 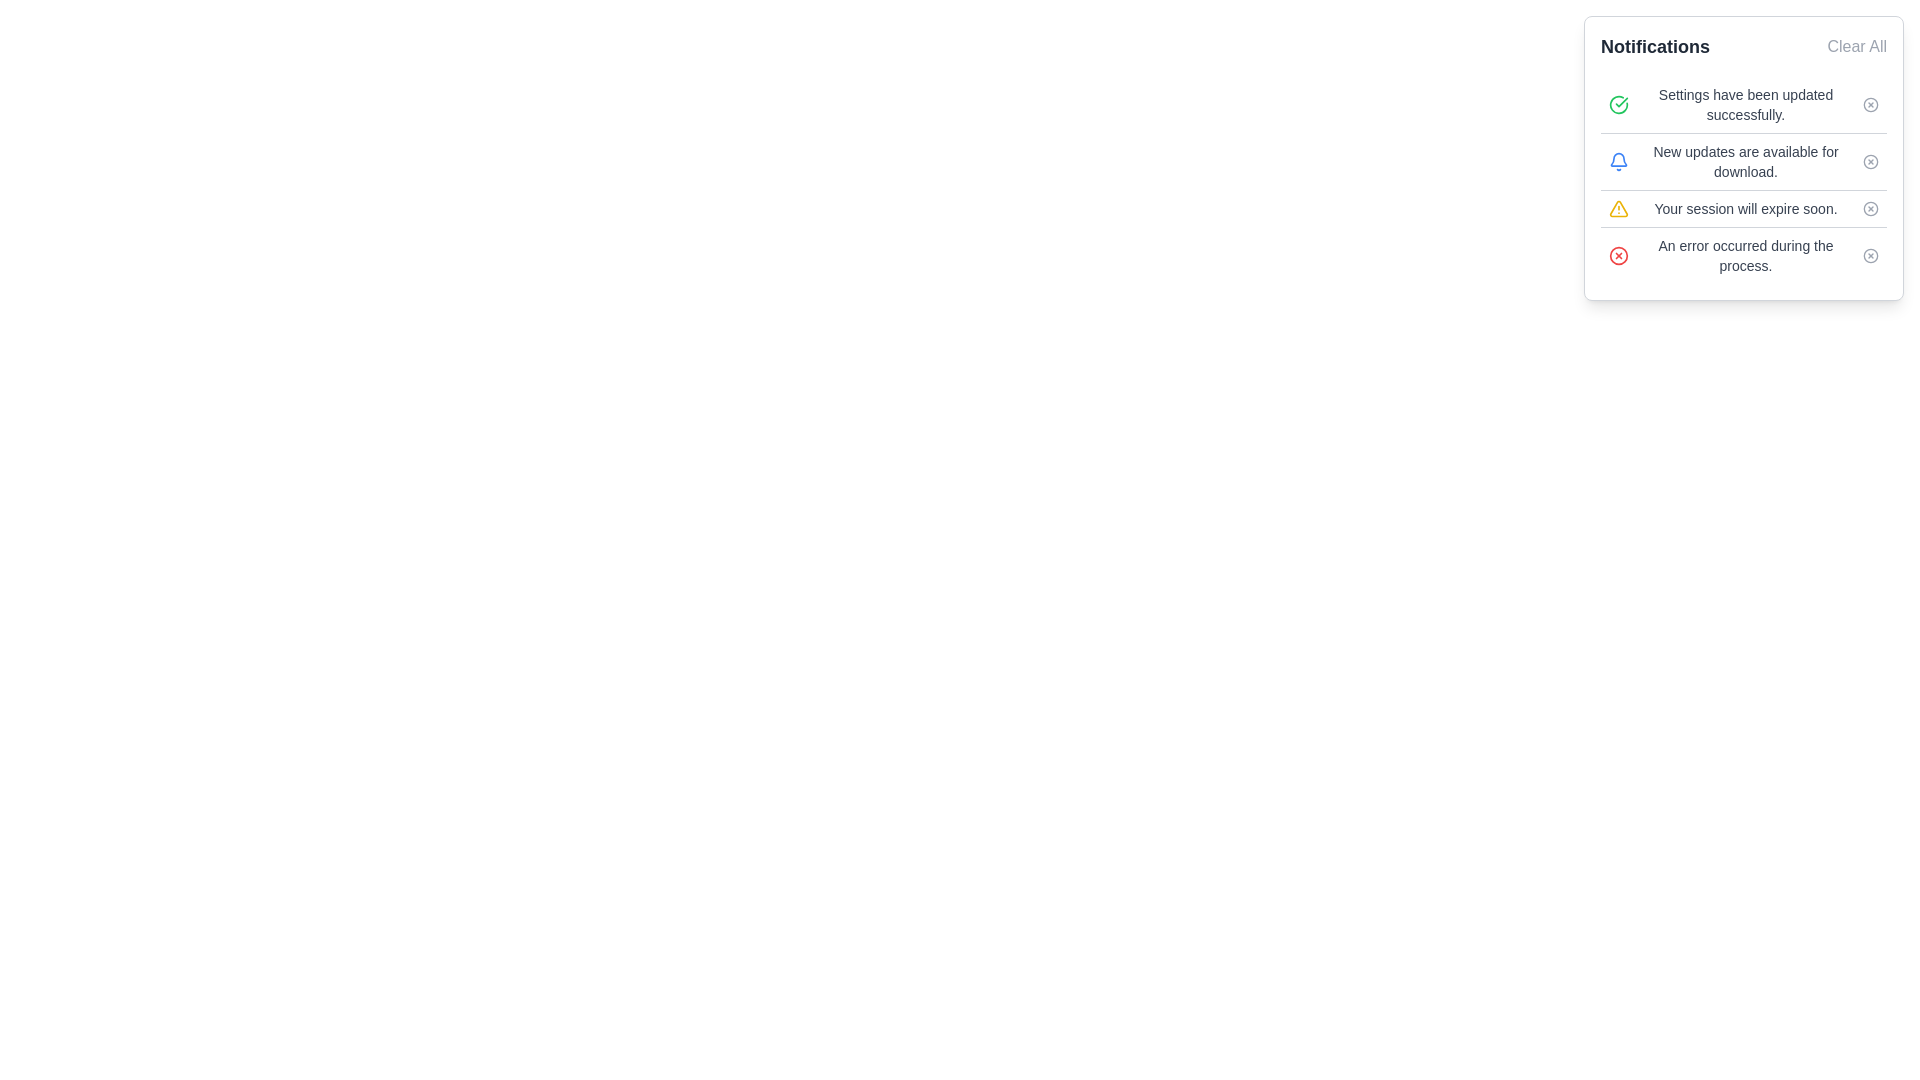 What do you see at coordinates (1618, 104) in the screenshot?
I see `the circular green outlined icon with a checkmark inside, which is positioned to the left of the 'Settings have been updated successfully.' text in the notification box at the top-right of the UI panel` at bounding box center [1618, 104].